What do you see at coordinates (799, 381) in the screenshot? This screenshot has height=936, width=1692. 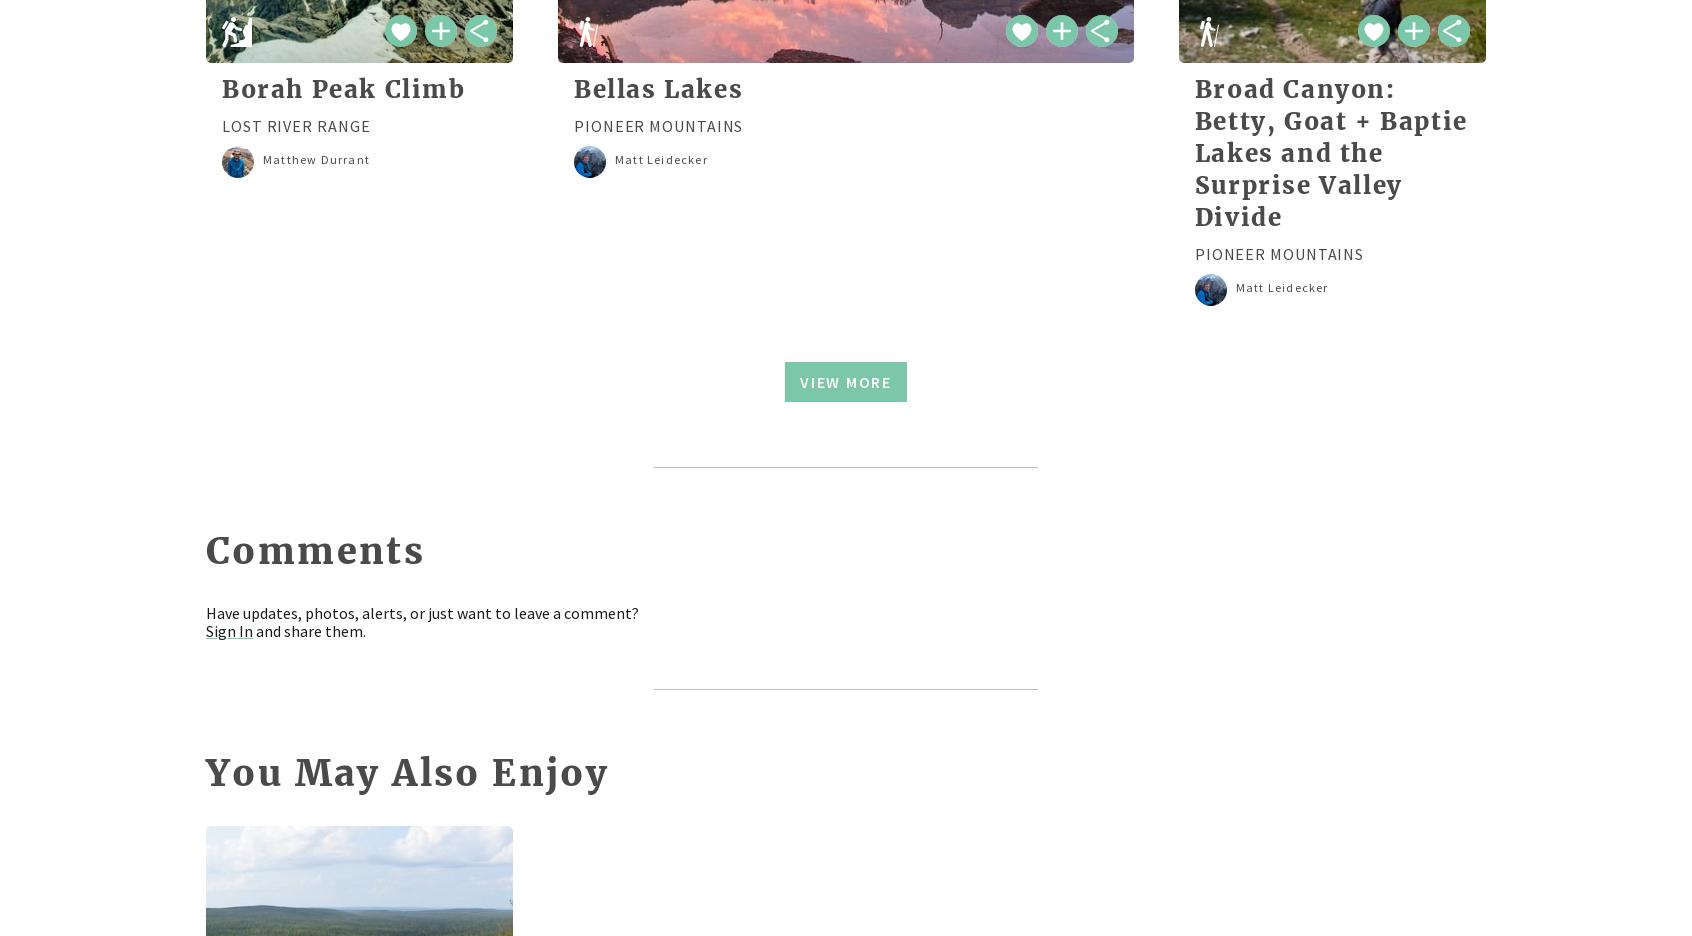 I see `'View More'` at bounding box center [799, 381].